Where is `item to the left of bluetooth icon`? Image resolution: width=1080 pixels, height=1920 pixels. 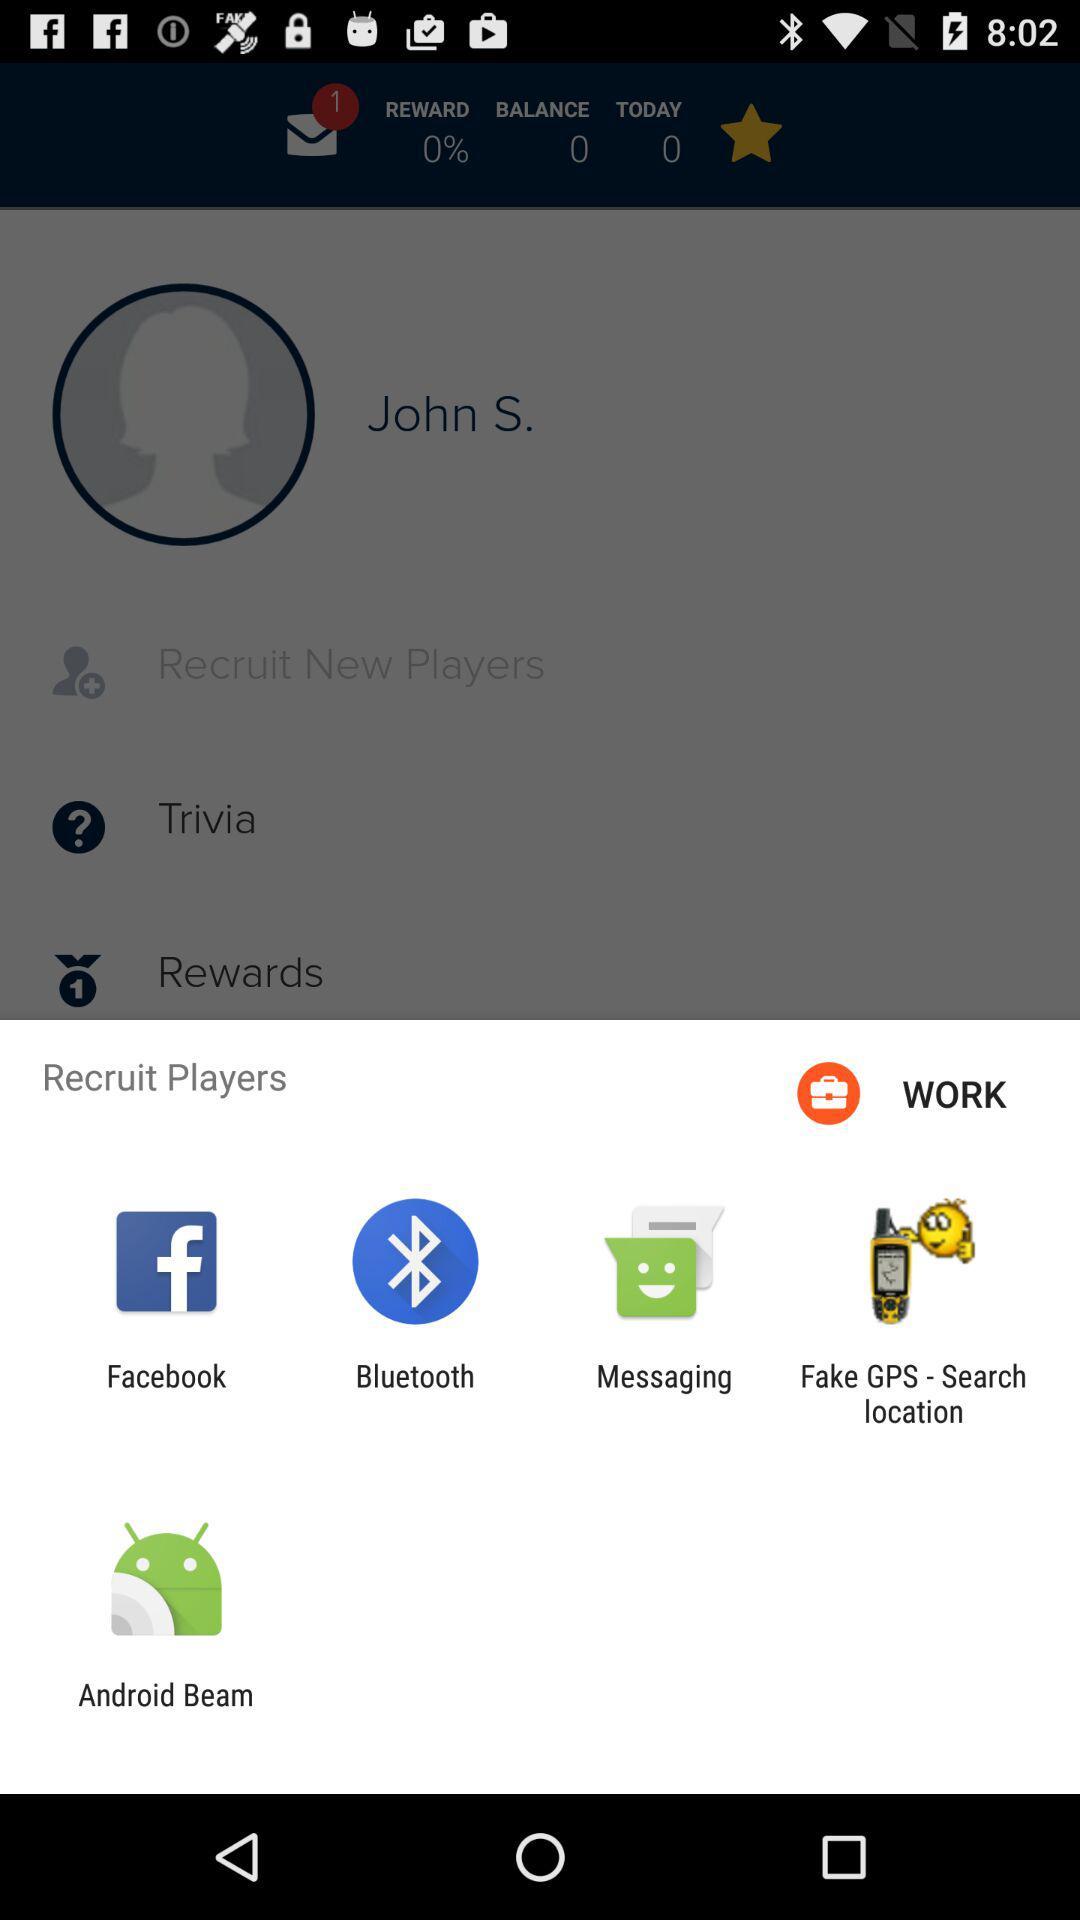 item to the left of bluetooth icon is located at coordinates (165, 1392).